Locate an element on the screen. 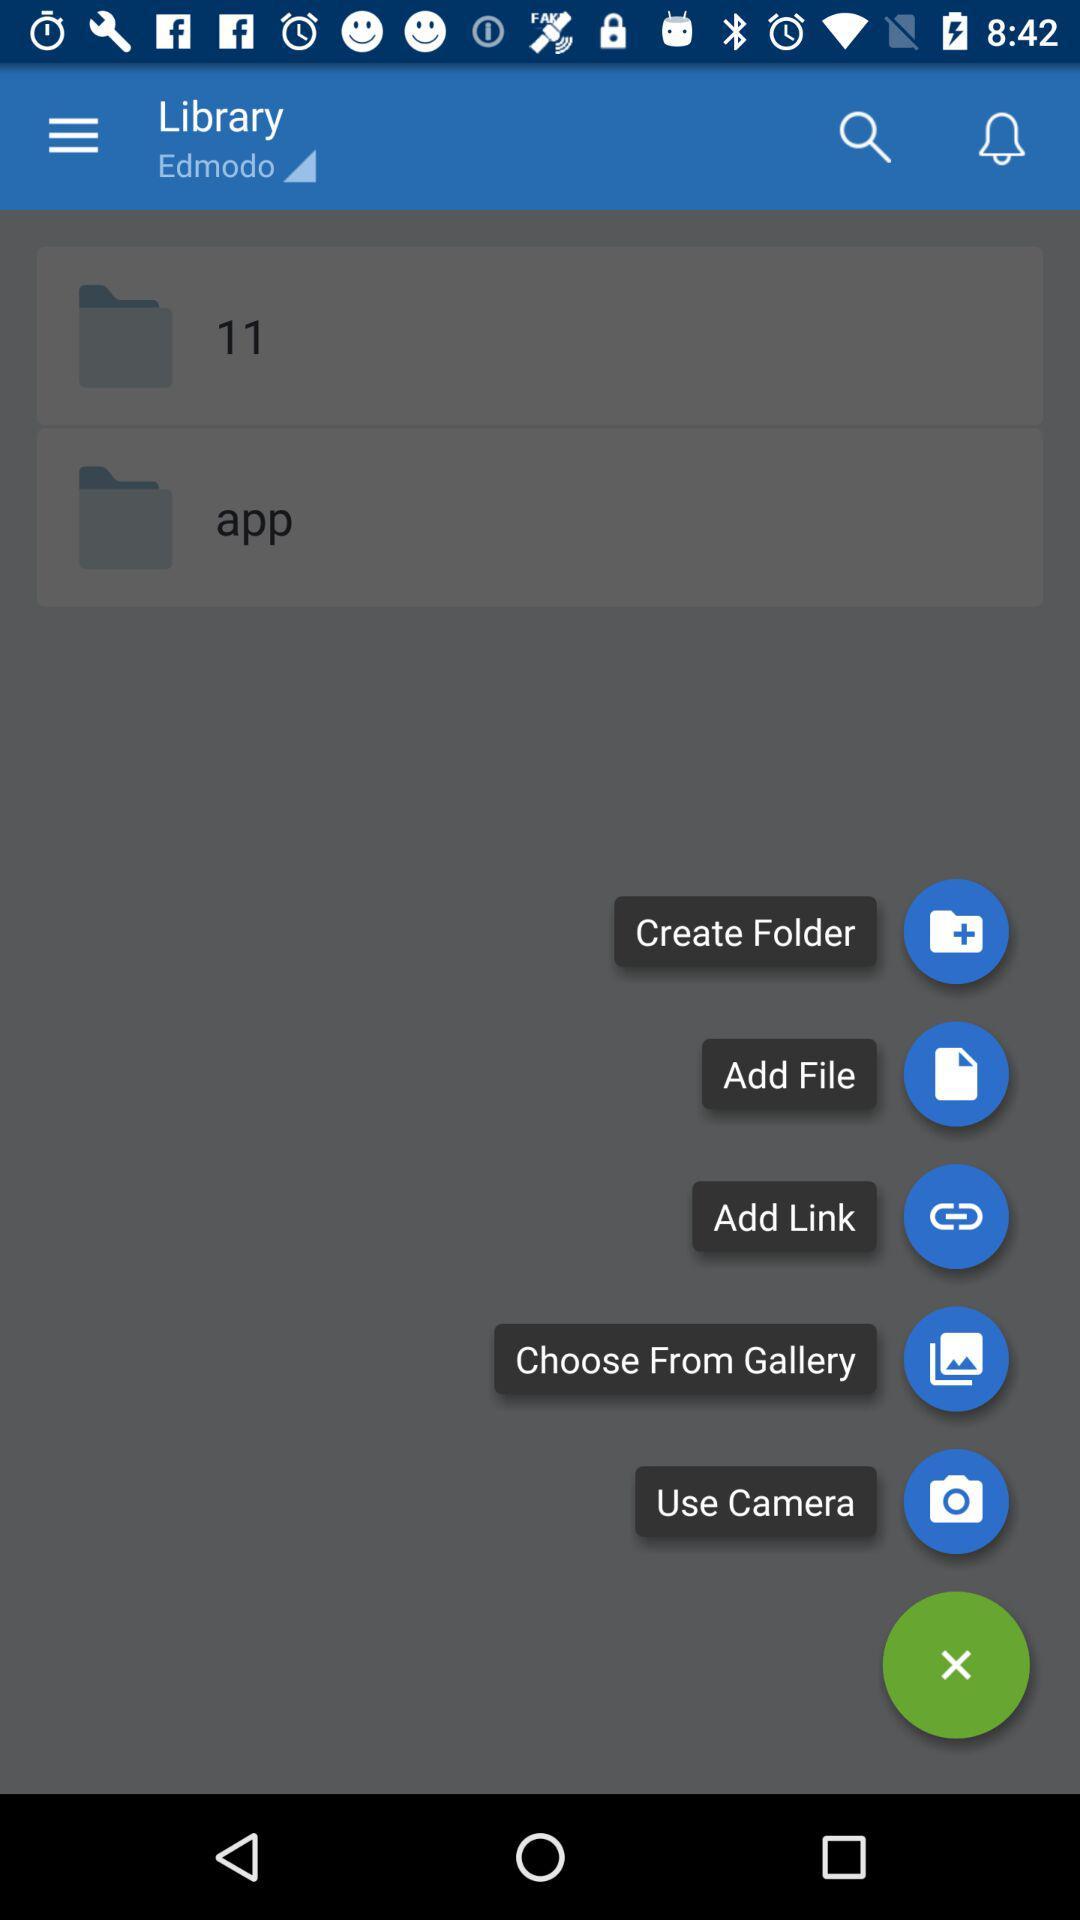 Image resolution: width=1080 pixels, height=1920 pixels. the control panel is located at coordinates (955, 1665).